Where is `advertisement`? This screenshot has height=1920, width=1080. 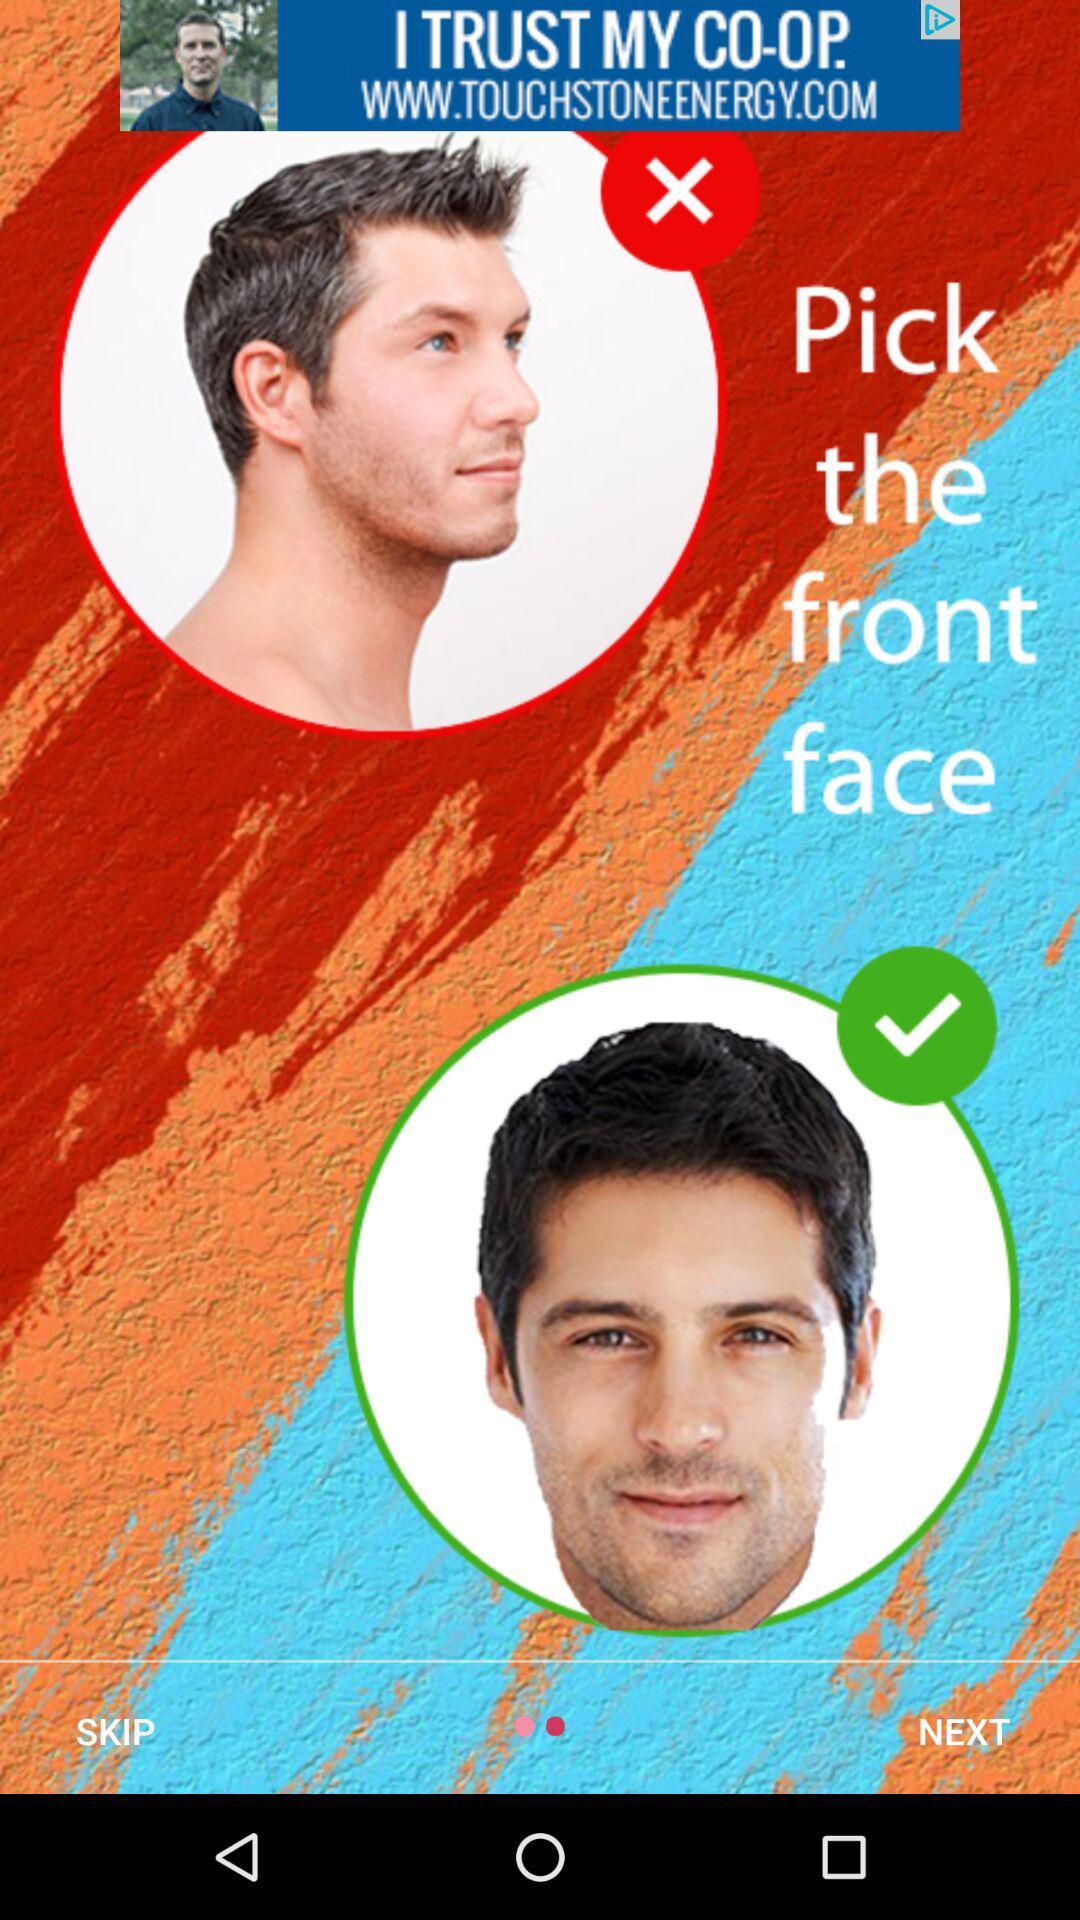
advertisement is located at coordinates (540, 65).